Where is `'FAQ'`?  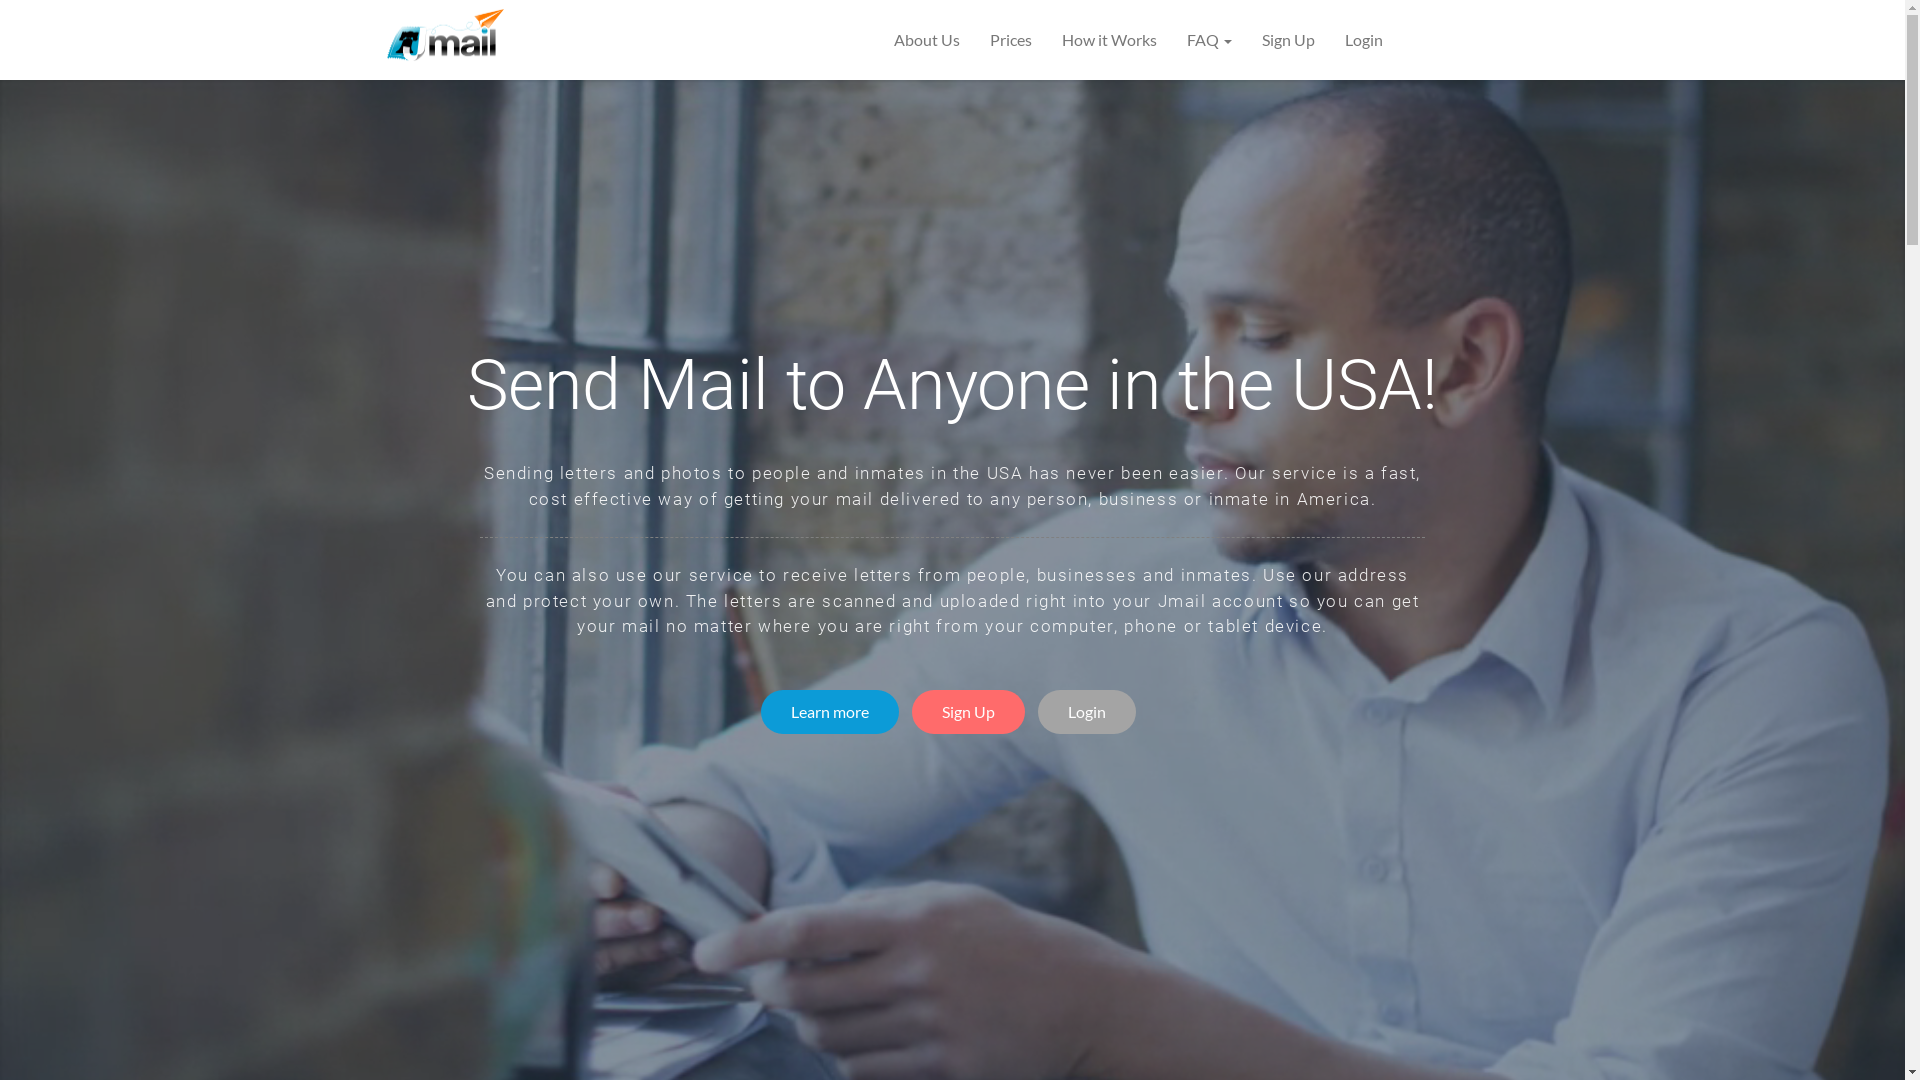 'FAQ' is located at coordinates (1208, 39).